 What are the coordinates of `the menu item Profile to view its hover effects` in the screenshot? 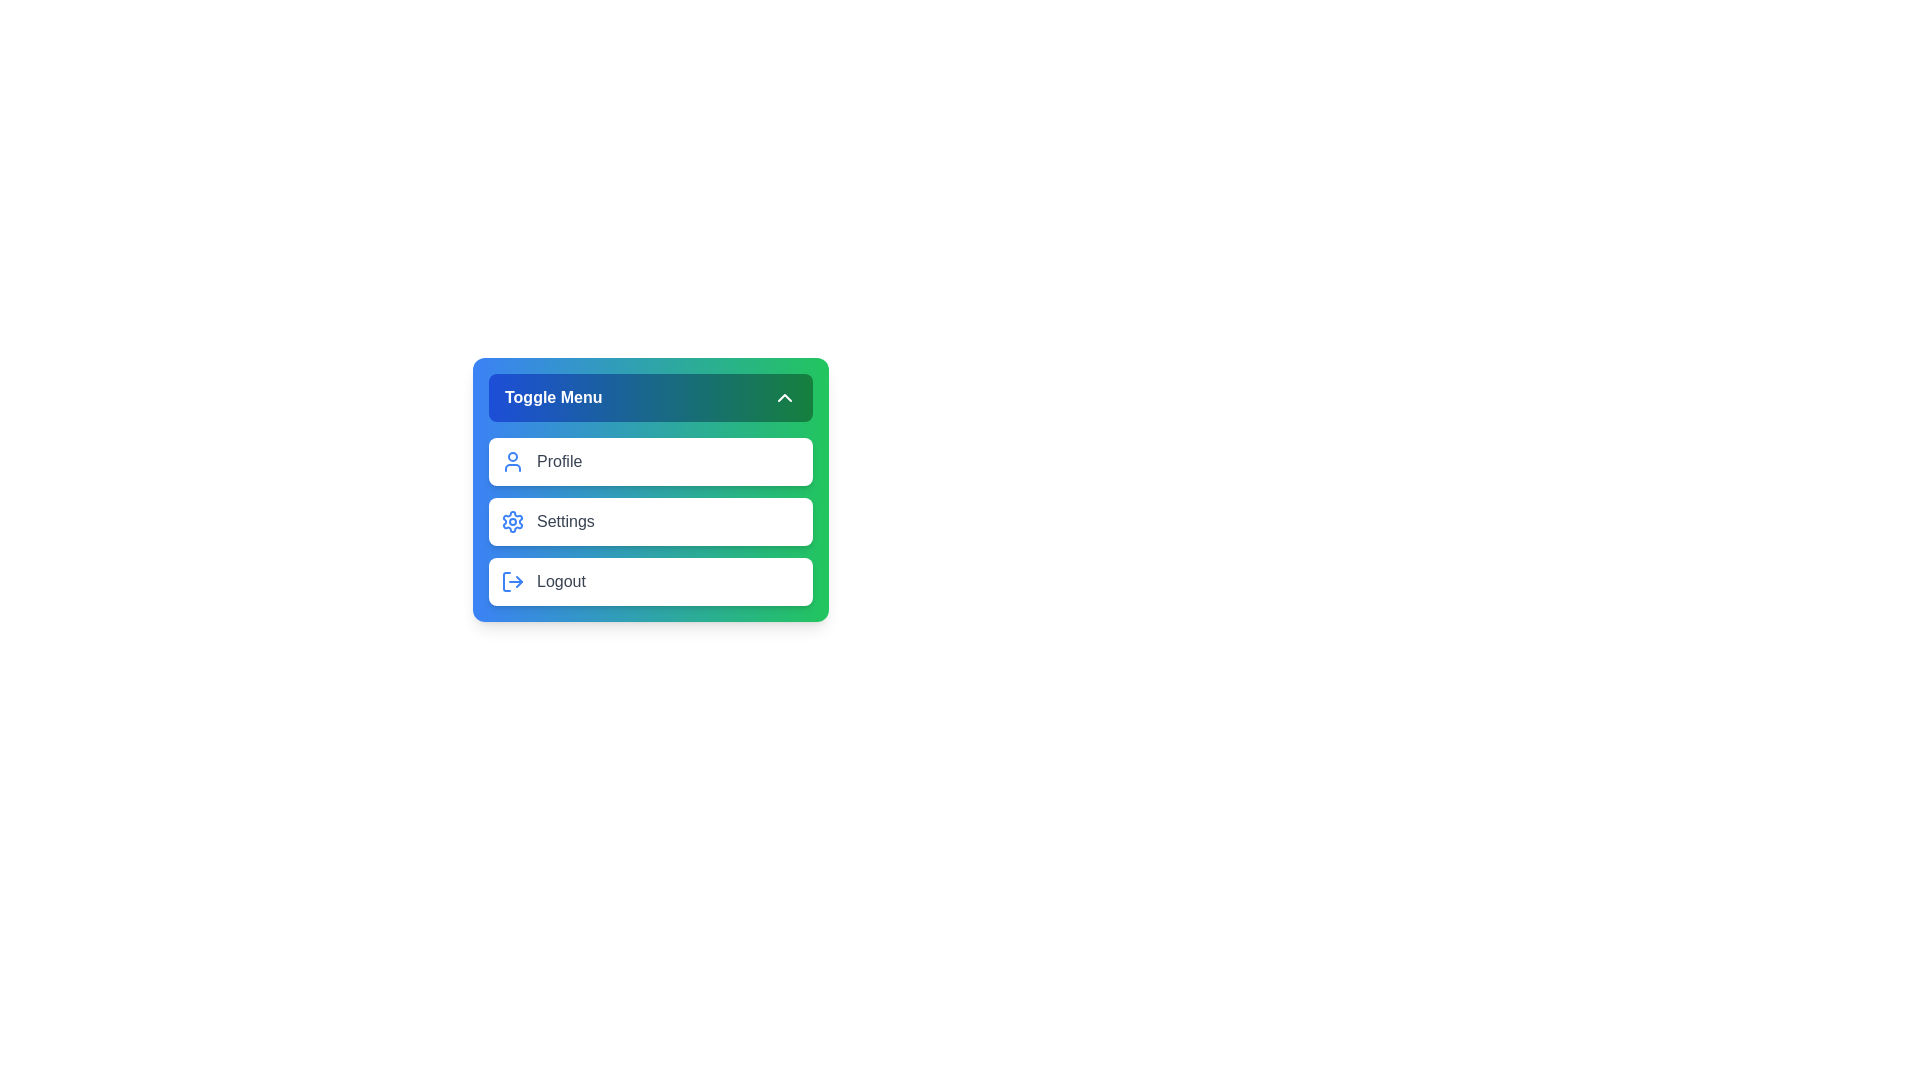 It's located at (651, 462).